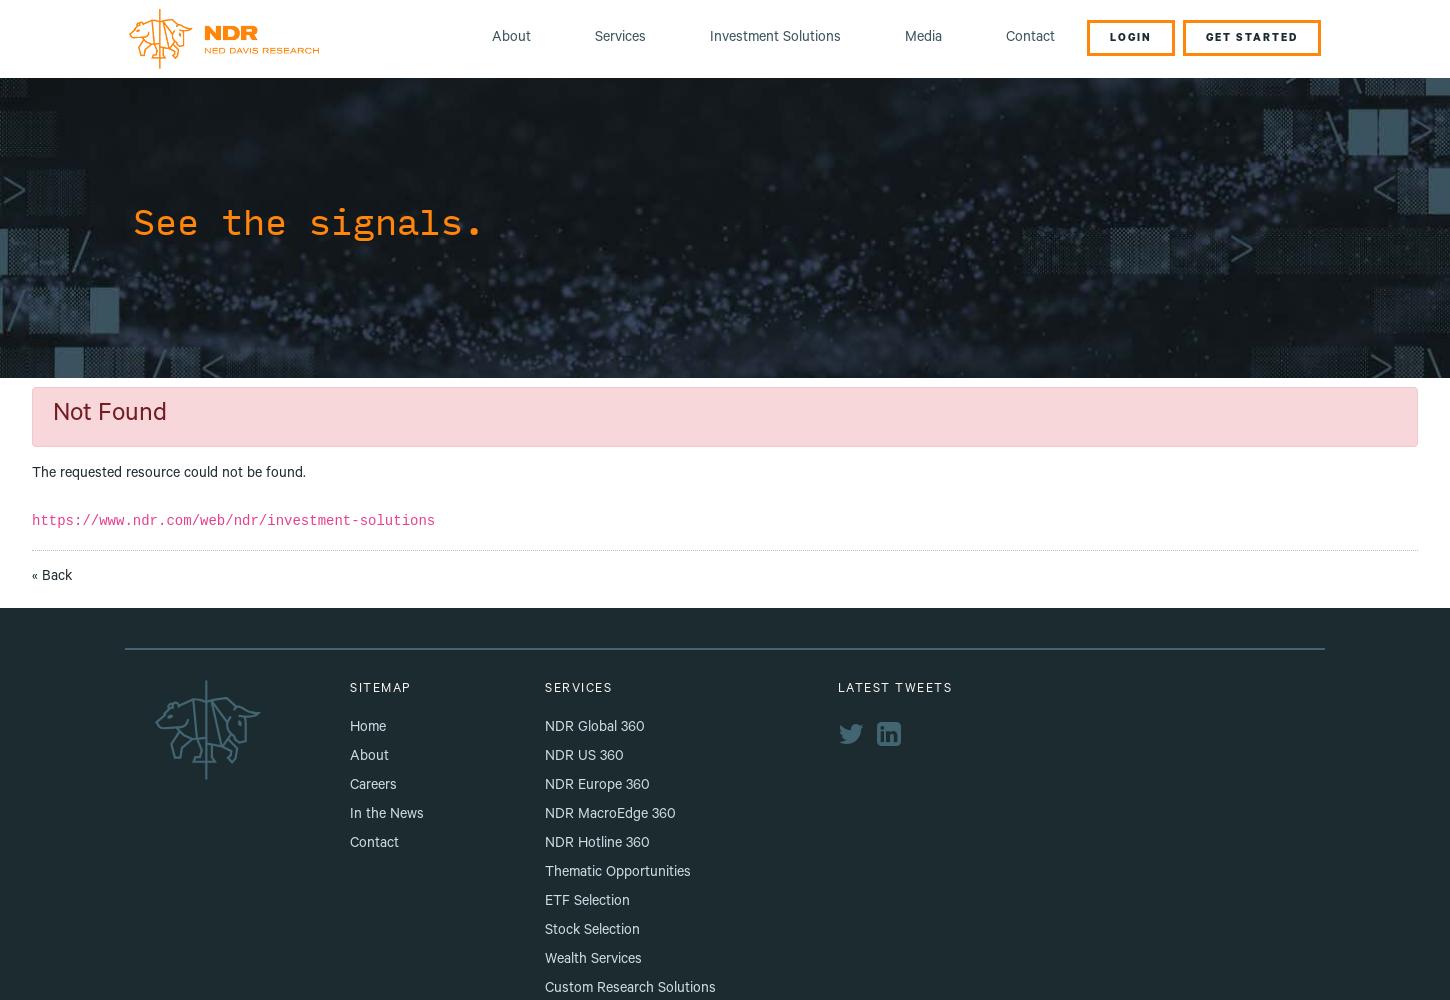 The width and height of the screenshot is (1450, 1000). I want to click on 'SITEMAP', so click(379, 688).